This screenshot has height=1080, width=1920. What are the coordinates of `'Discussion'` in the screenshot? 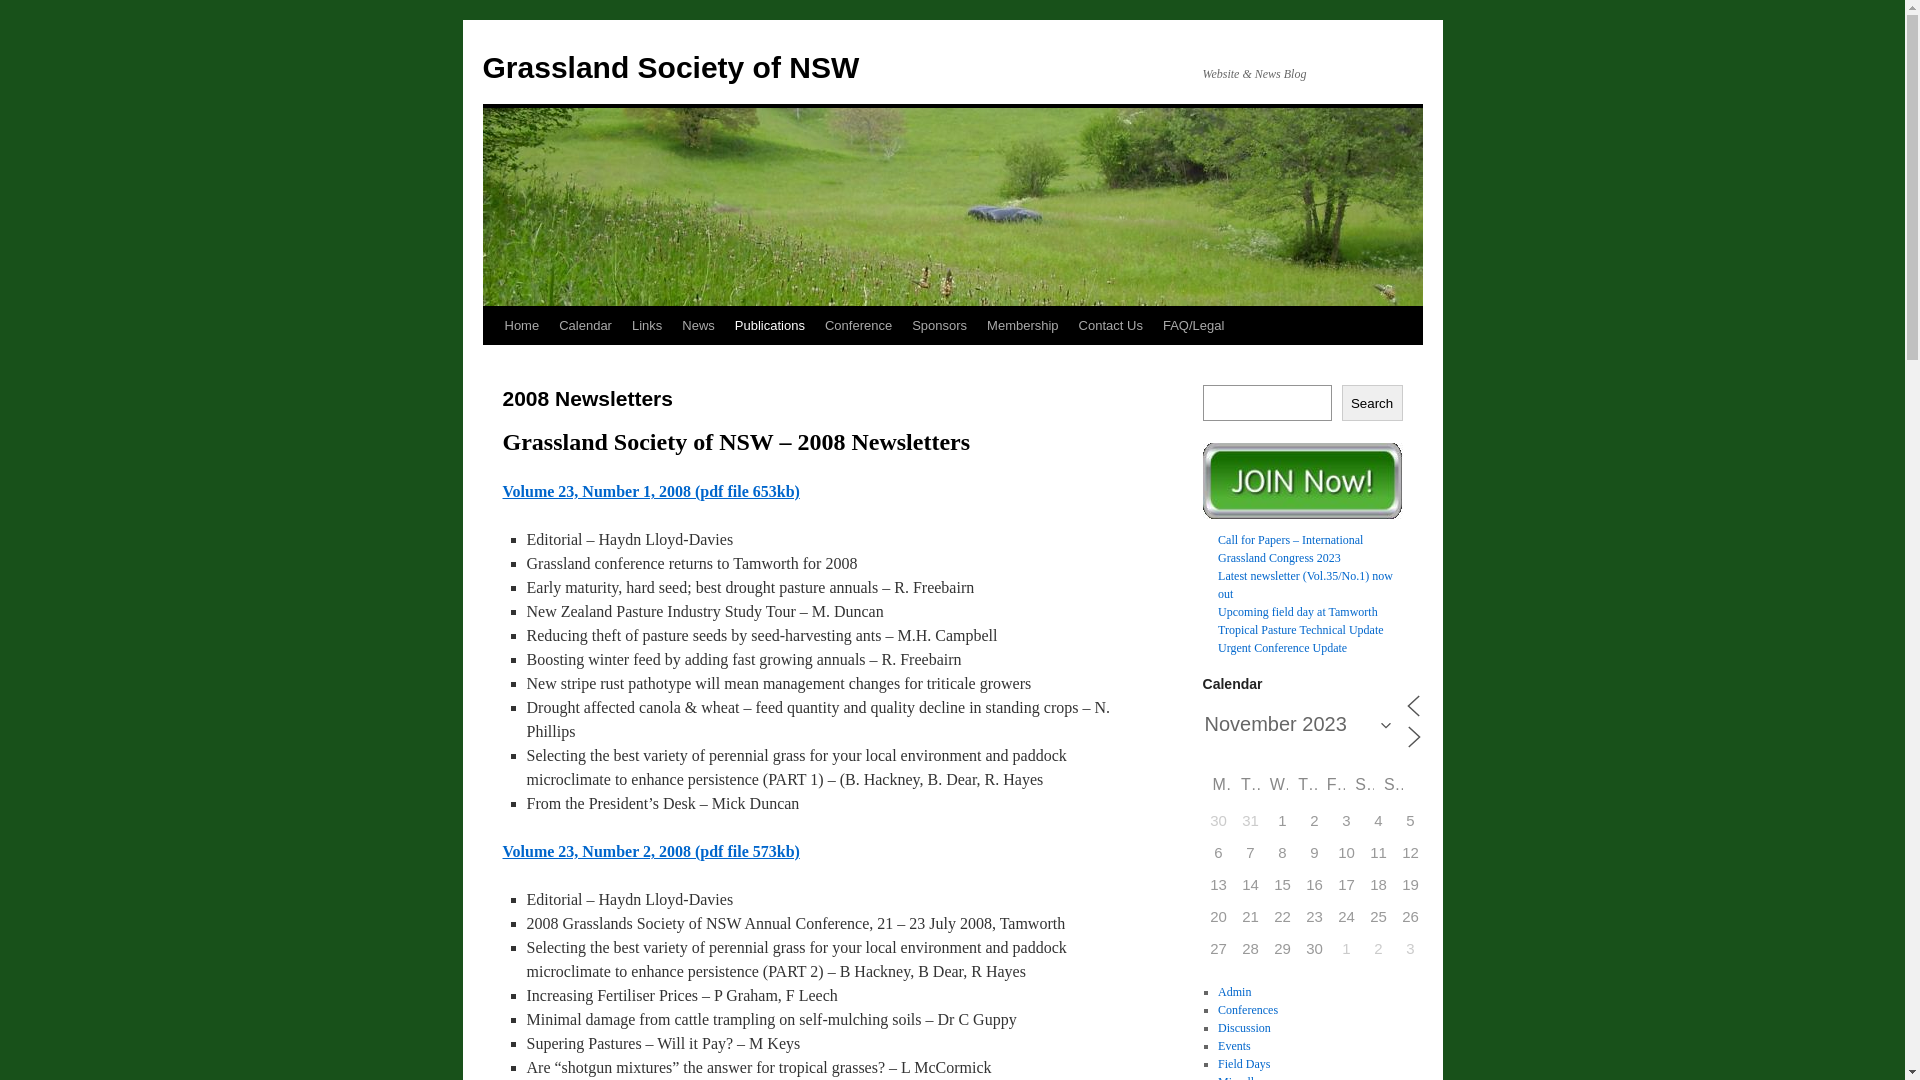 It's located at (1243, 1028).